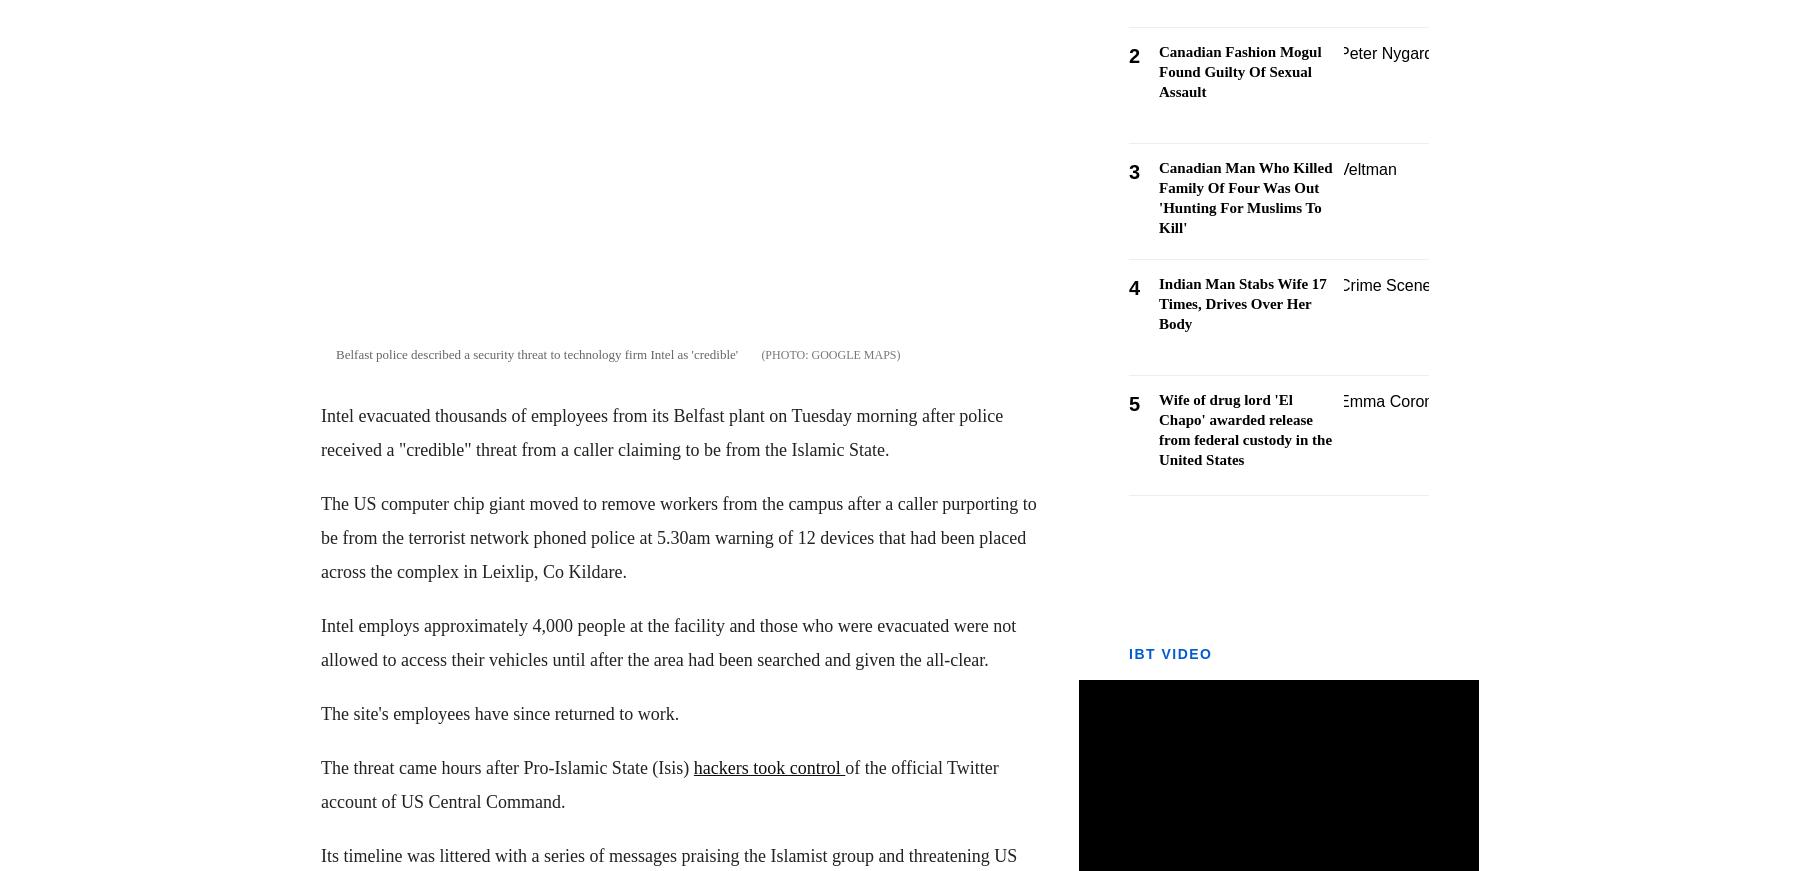 The width and height of the screenshot is (1800, 871). Describe the element at coordinates (677, 538) in the screenshot. I see `'The US computer chip giant moved to remove workers from the campus after a caller purporting to be from the terrorist network phoned police at 5.30am warning of 12 devices that had been placed across the complex in Leixlip, Co Kildare.'` at that location.